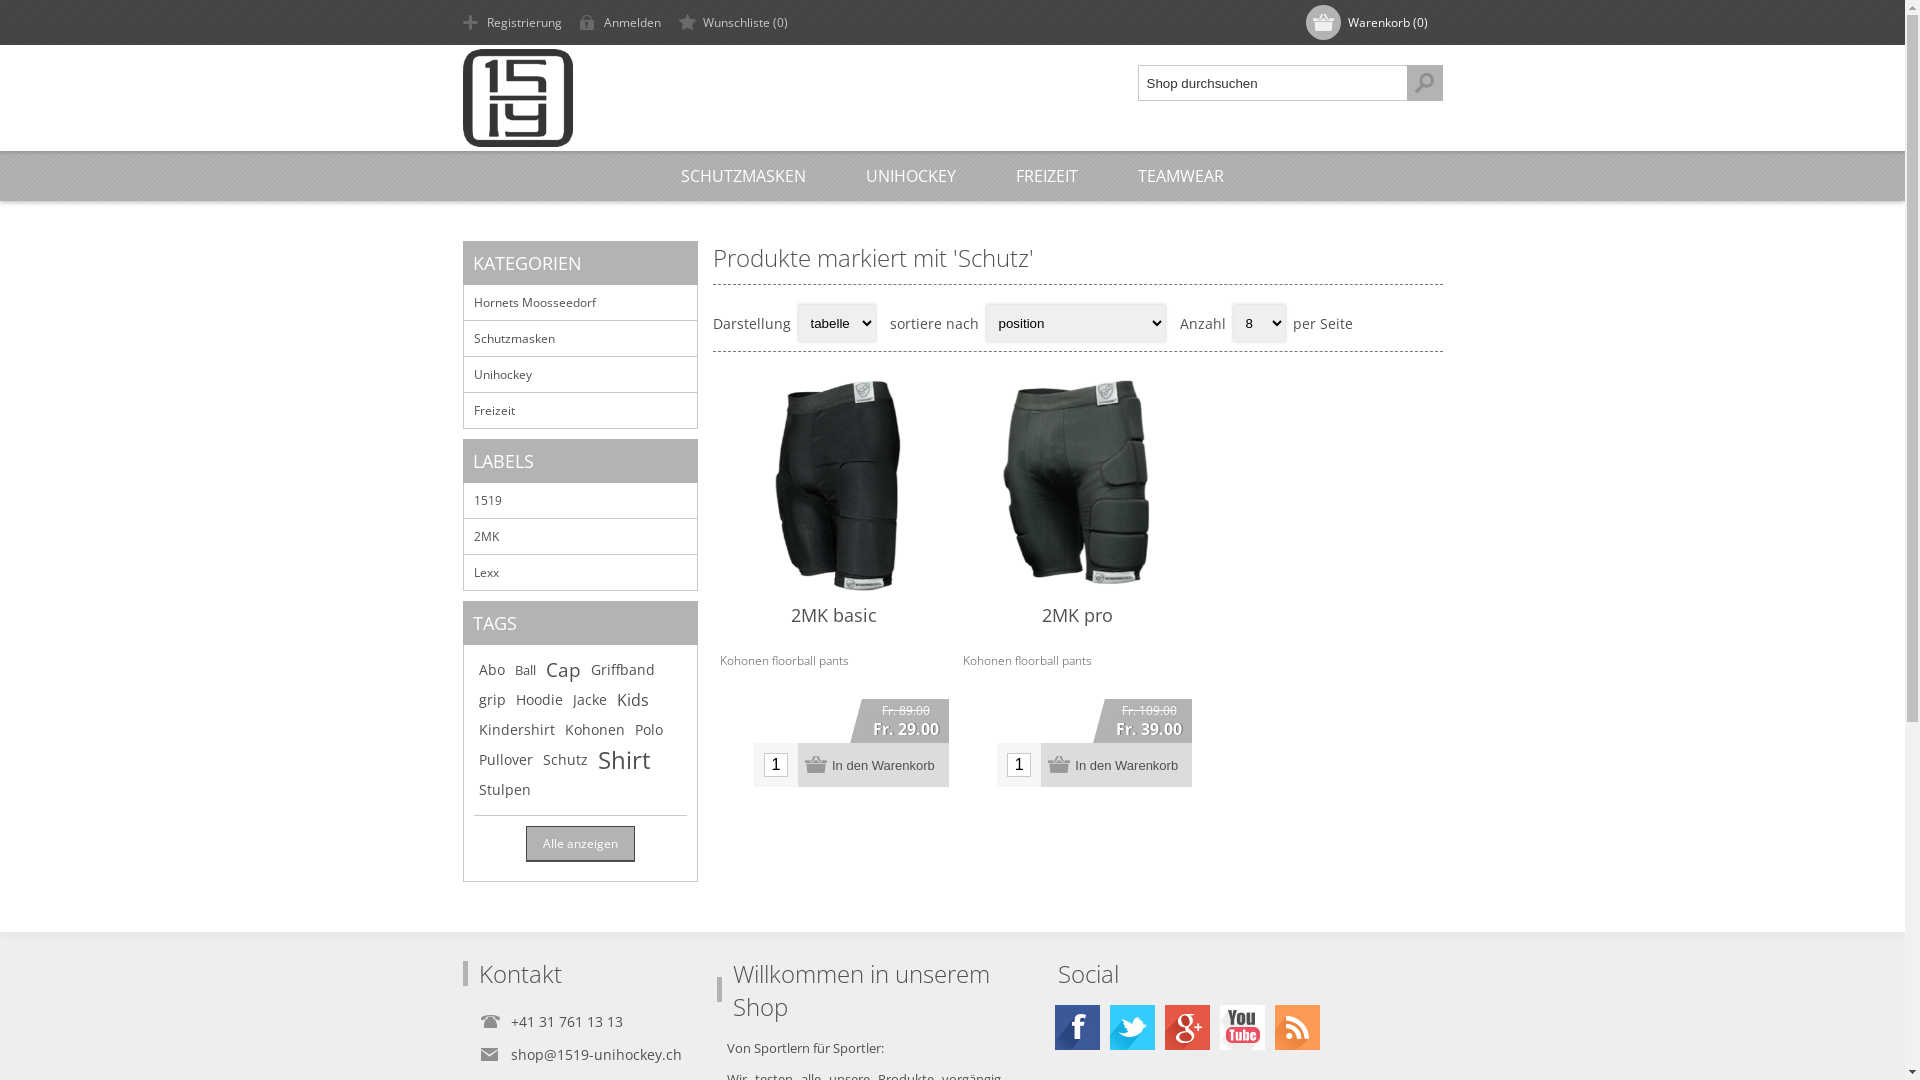  I want to click on 'Stulpen', so click(504, 789).